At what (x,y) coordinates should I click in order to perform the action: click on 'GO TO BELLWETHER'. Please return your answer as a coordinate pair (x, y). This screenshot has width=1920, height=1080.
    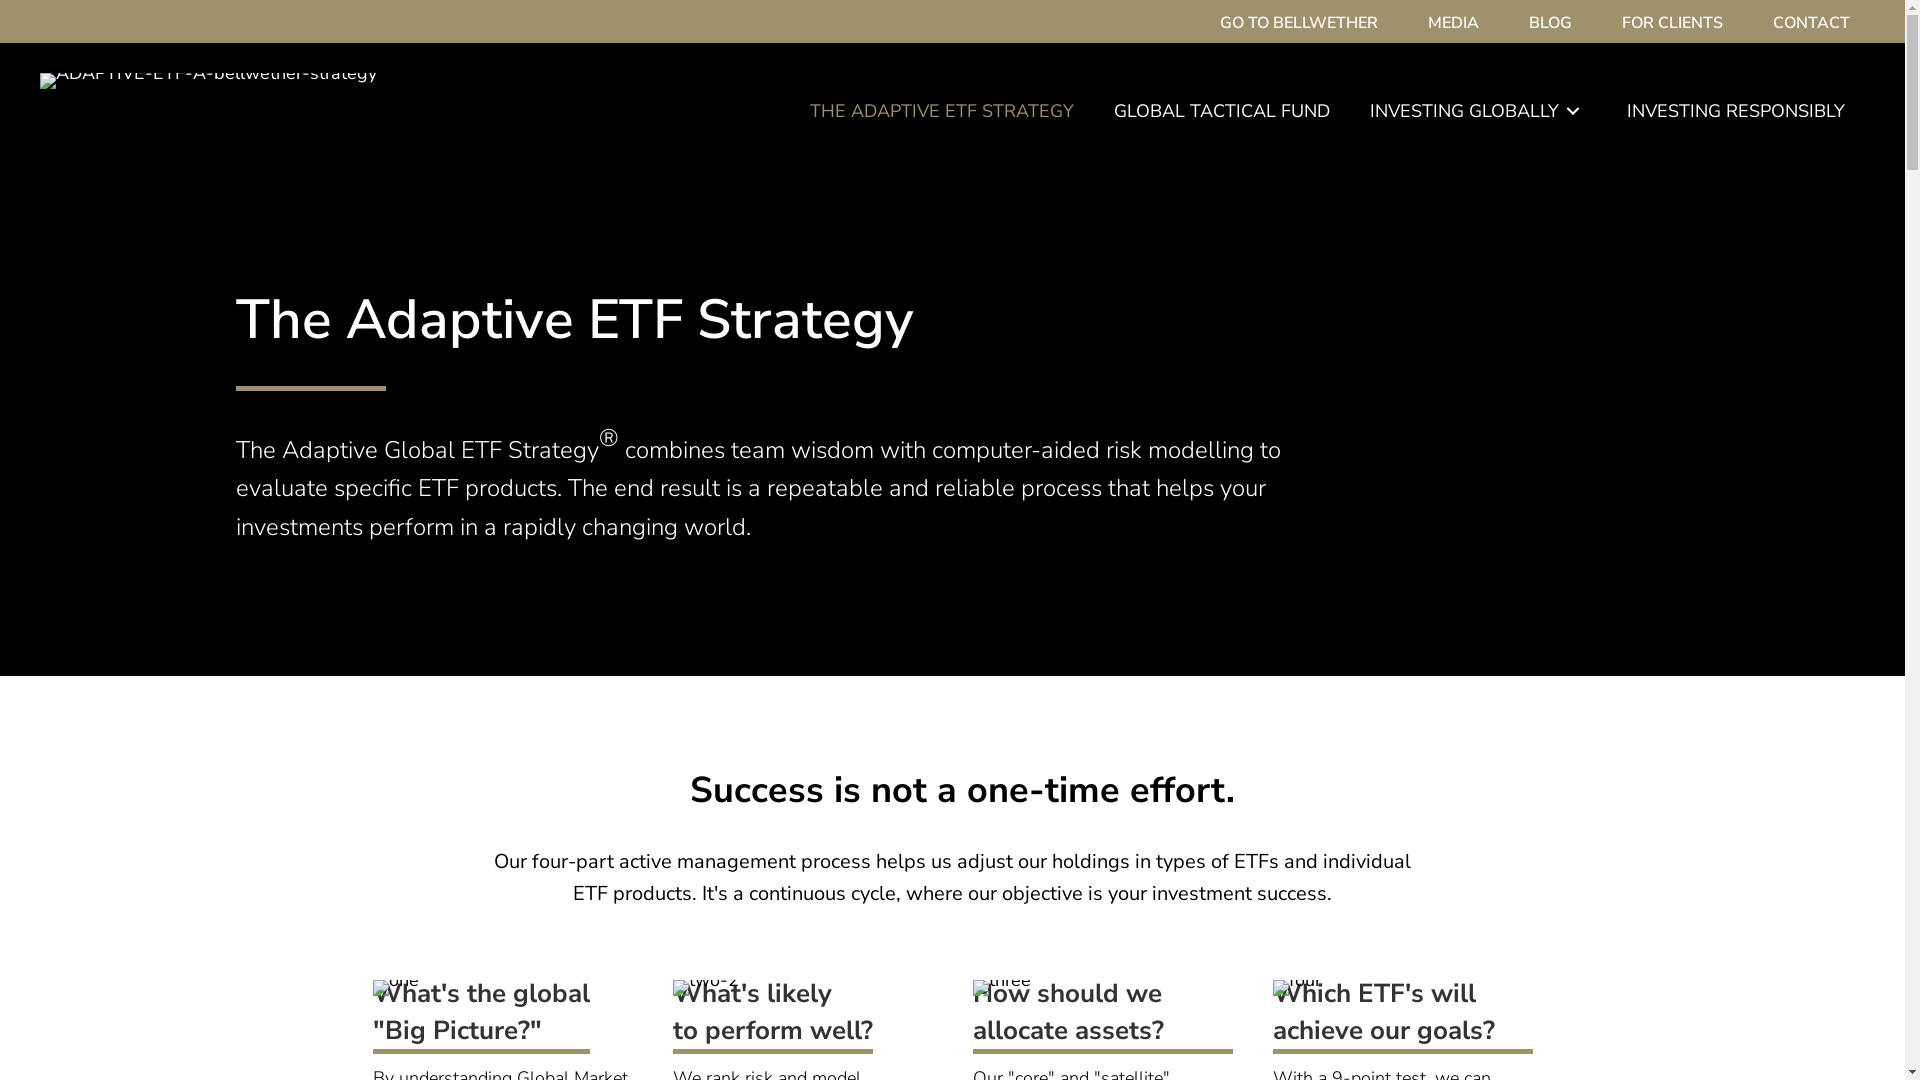
    Looking at the image, I should click on (1309, 23).